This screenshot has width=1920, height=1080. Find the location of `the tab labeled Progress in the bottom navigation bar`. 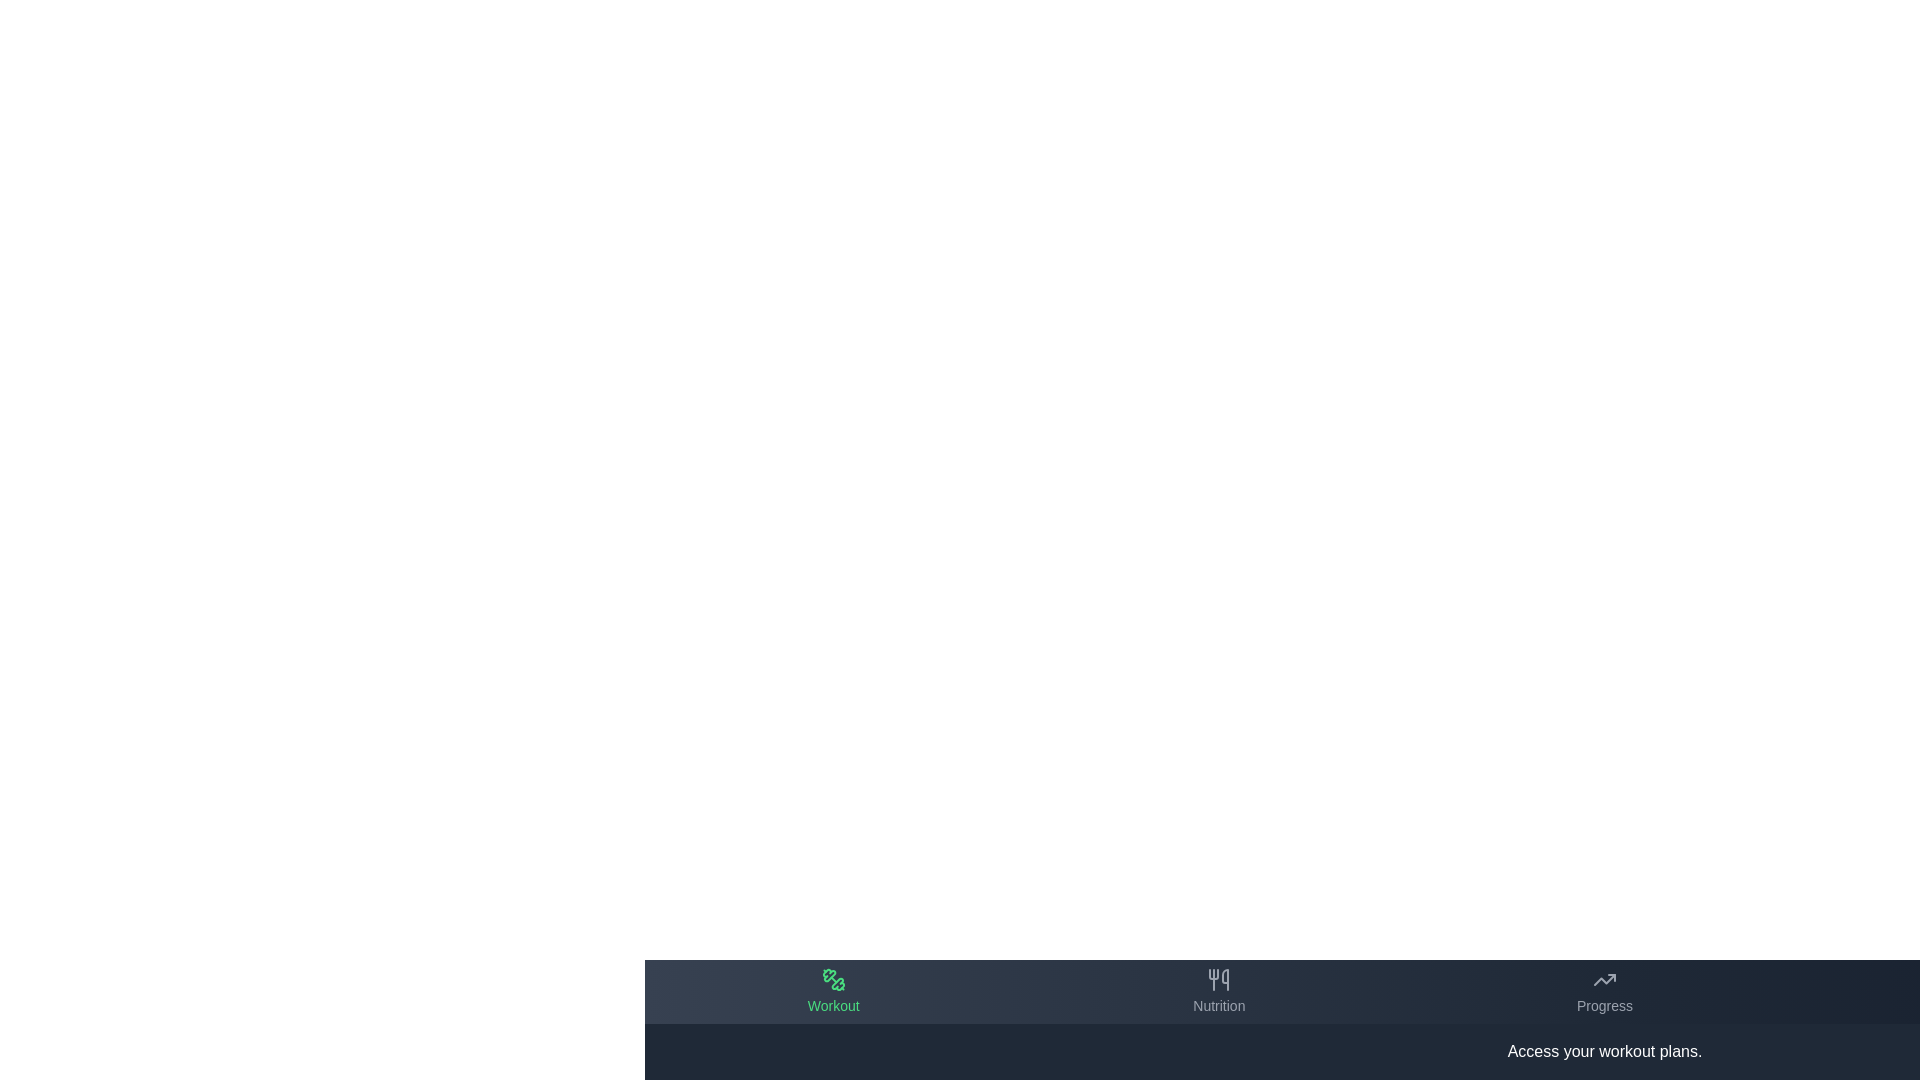

the tab labeled Progress in the bottom navigation bar is located at coordinates (1604, 991).